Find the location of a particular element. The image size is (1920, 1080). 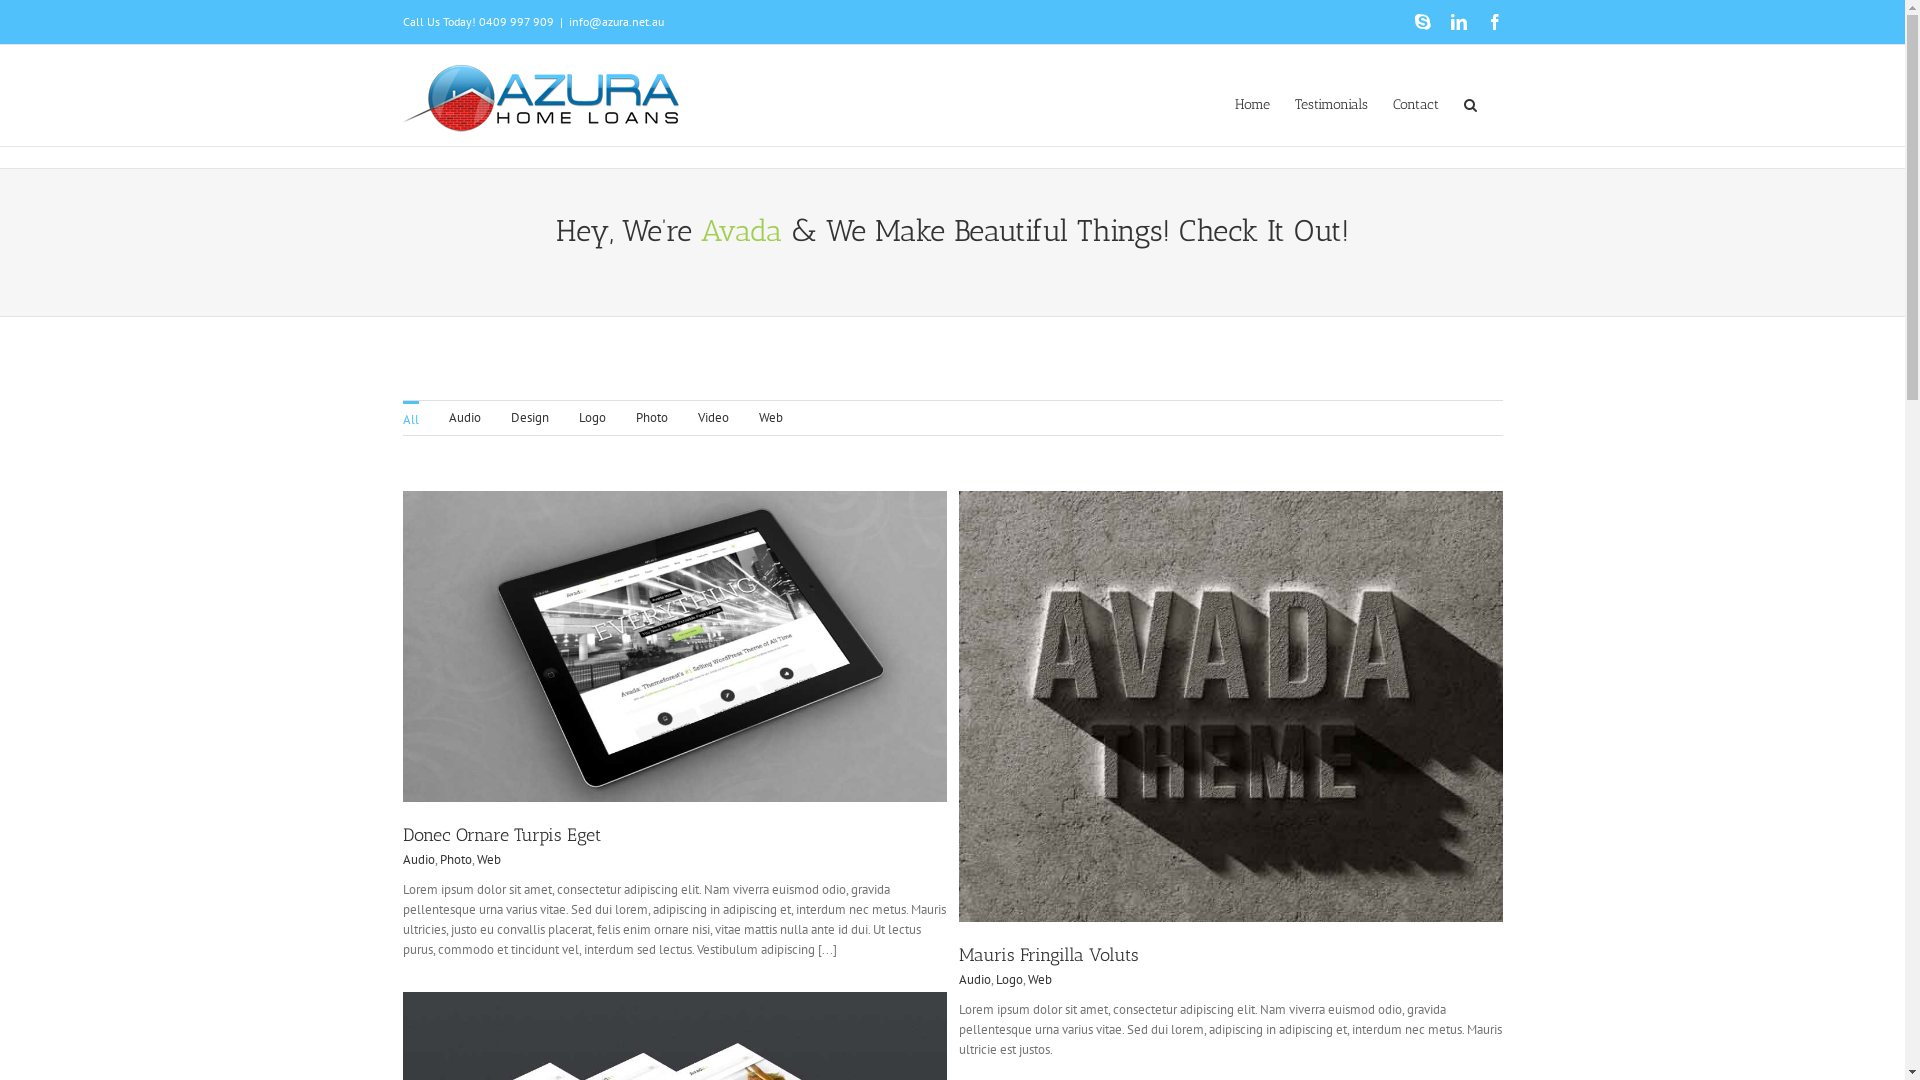

'Home' is located at coordinates (1250, 103).